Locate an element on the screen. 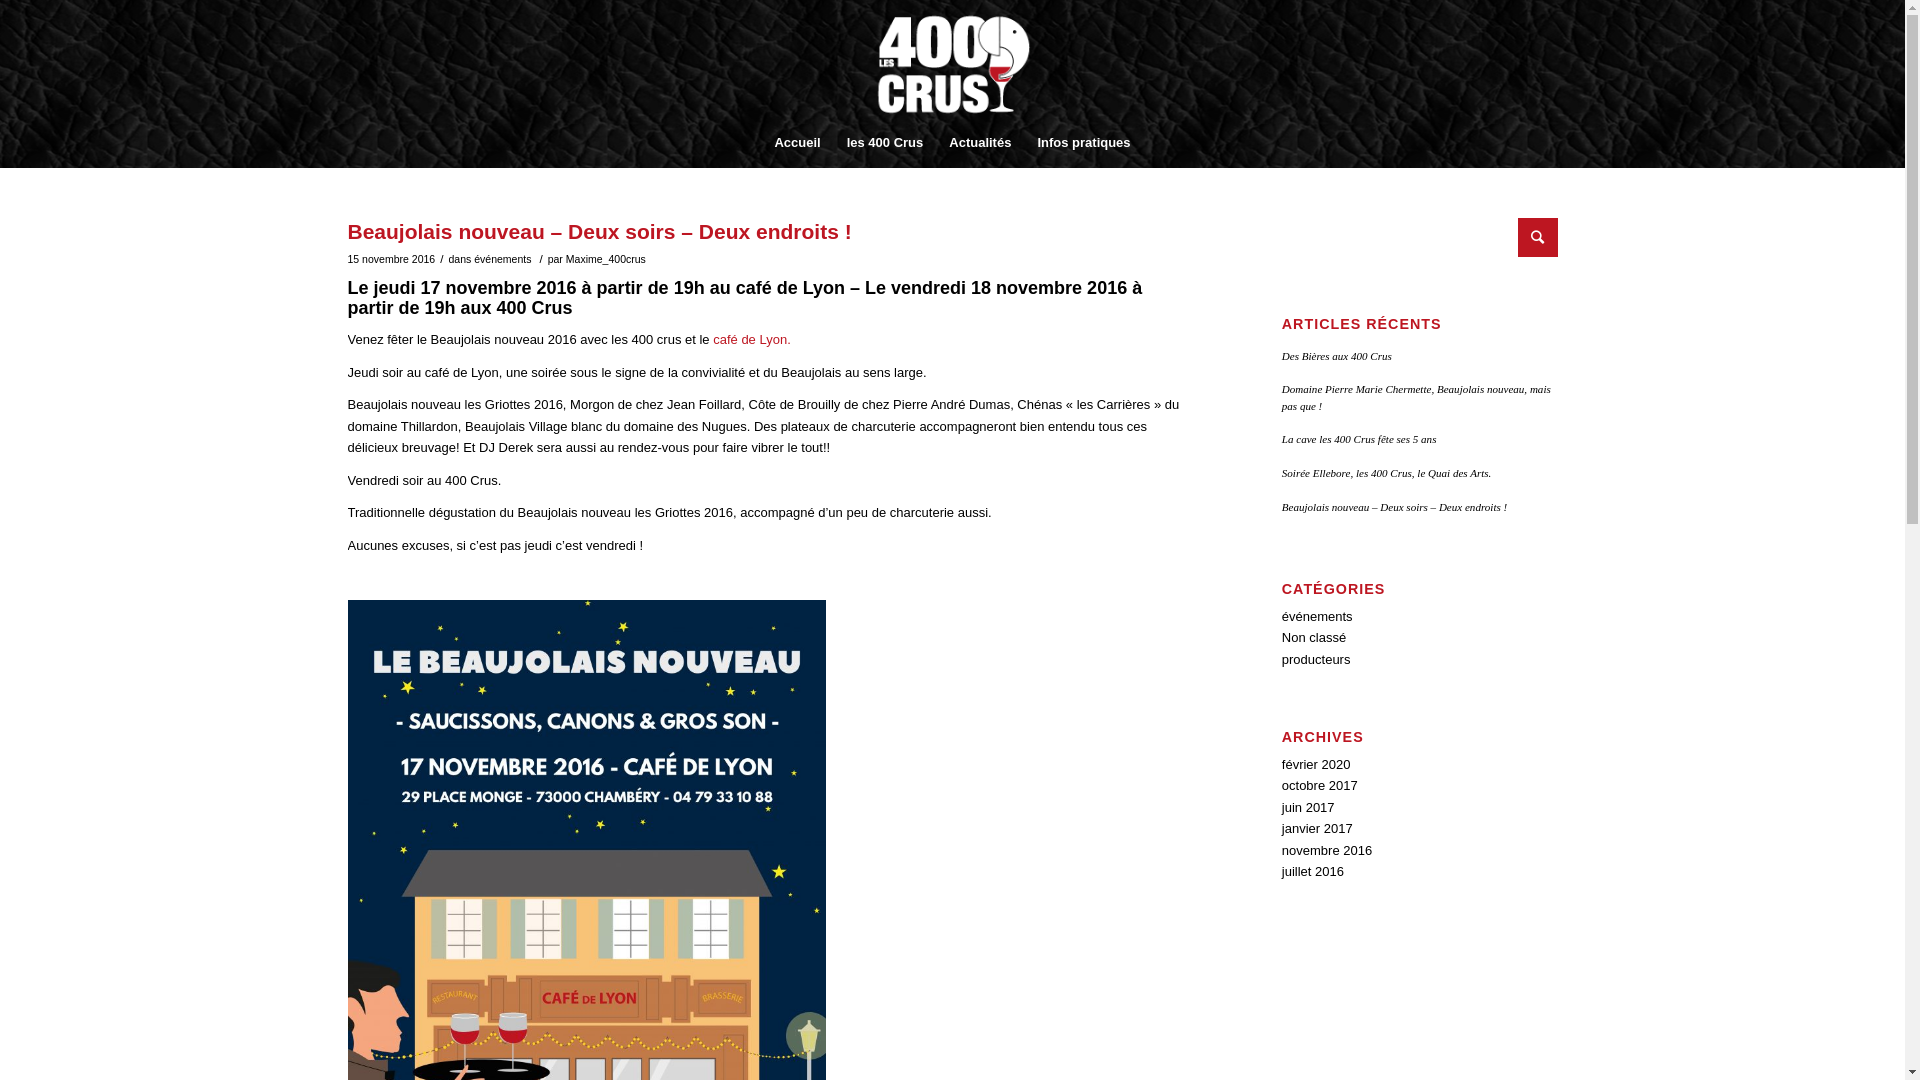 The width and height of the screenshot is (1920, 1080). 'octobre 2017' is located at coordinates (1320, 784).